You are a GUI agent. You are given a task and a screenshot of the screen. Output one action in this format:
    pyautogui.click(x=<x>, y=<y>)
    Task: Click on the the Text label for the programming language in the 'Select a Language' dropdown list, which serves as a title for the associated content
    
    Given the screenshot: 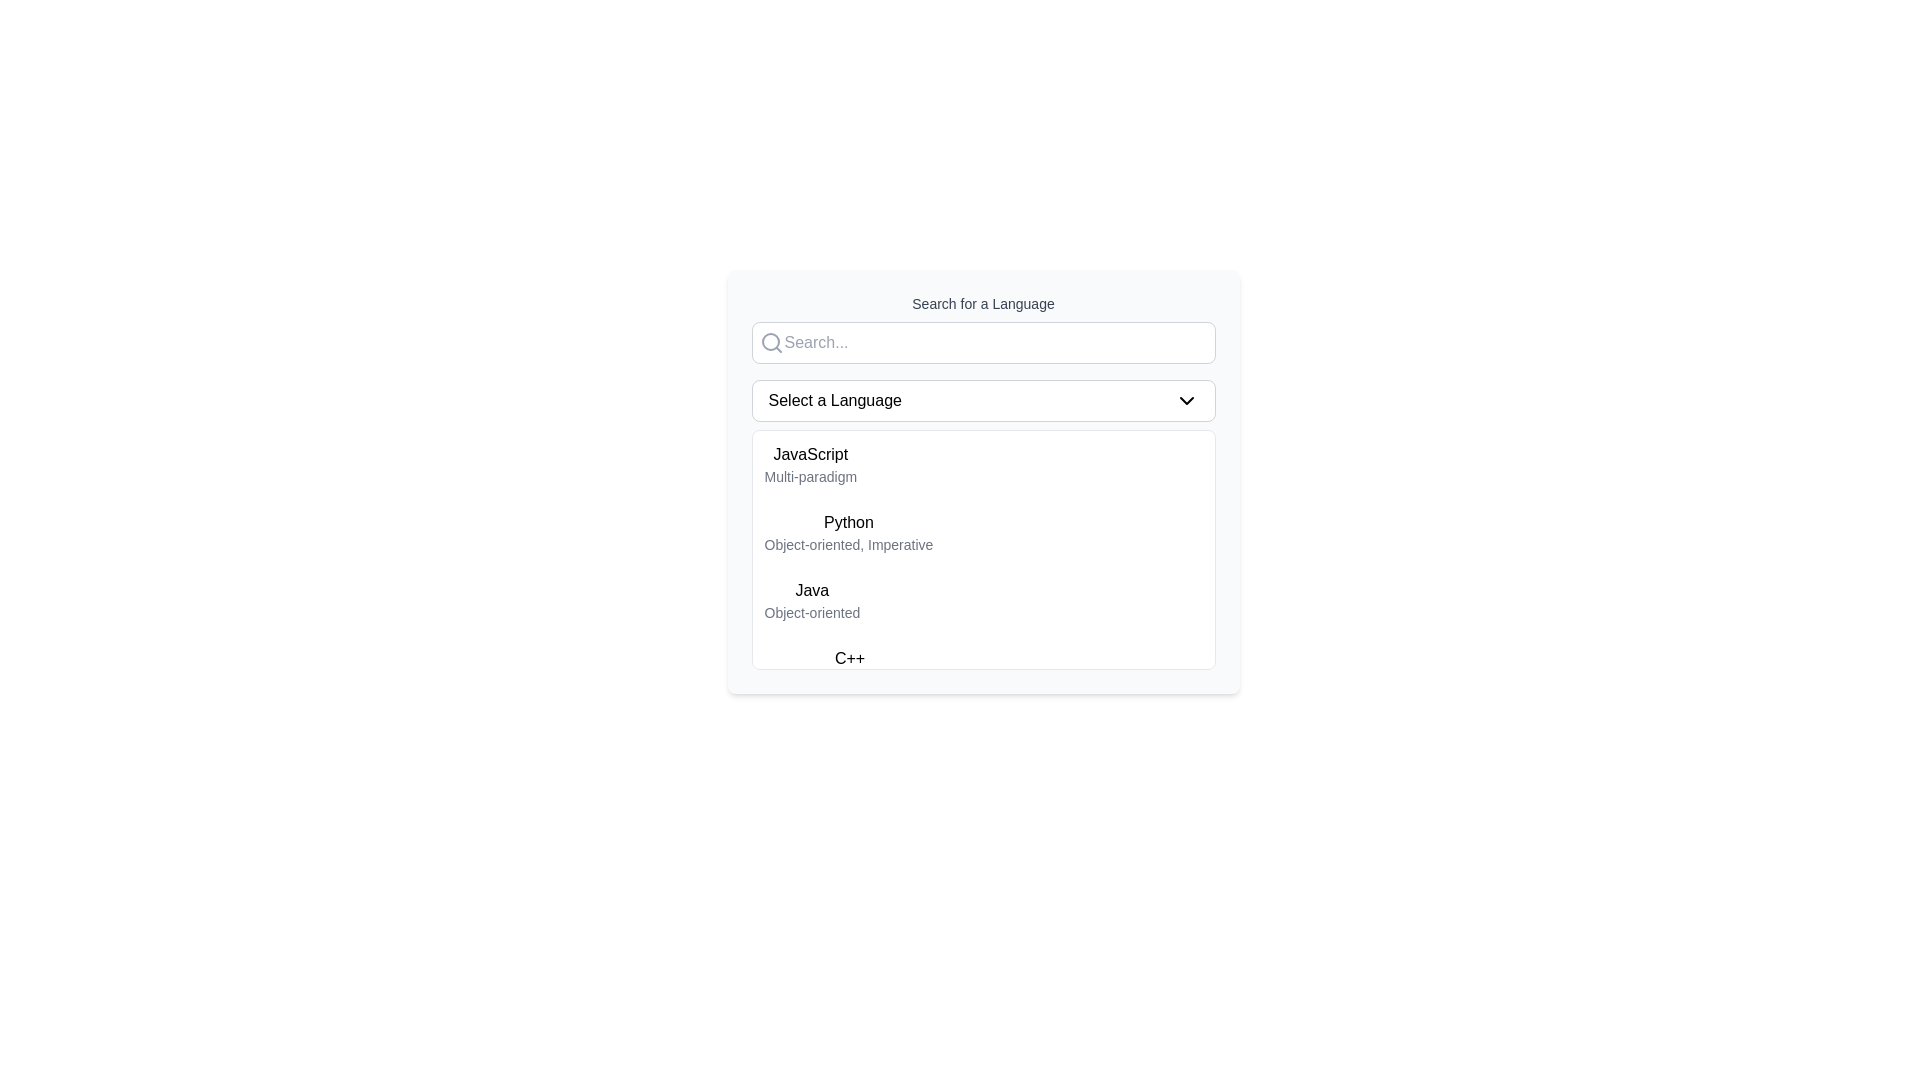 What is the action you would take?
    pyautogui.click(x=812, y=589)
    